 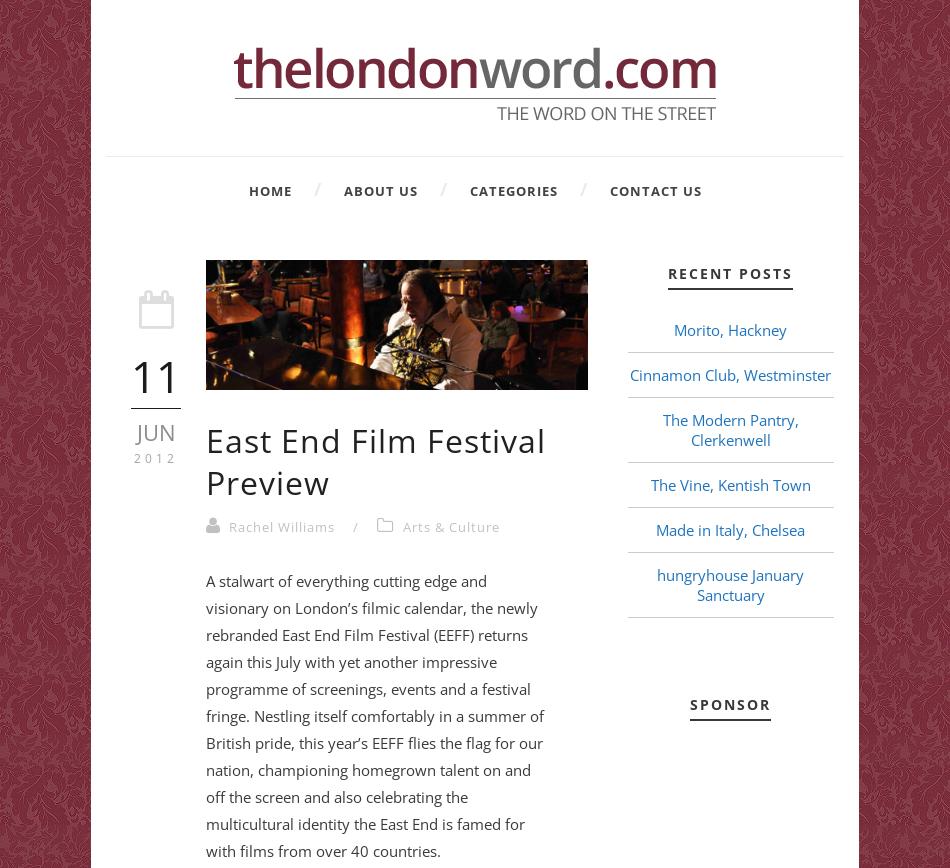 I want to click on 'Recent Posts', so click(x=668, y=273).